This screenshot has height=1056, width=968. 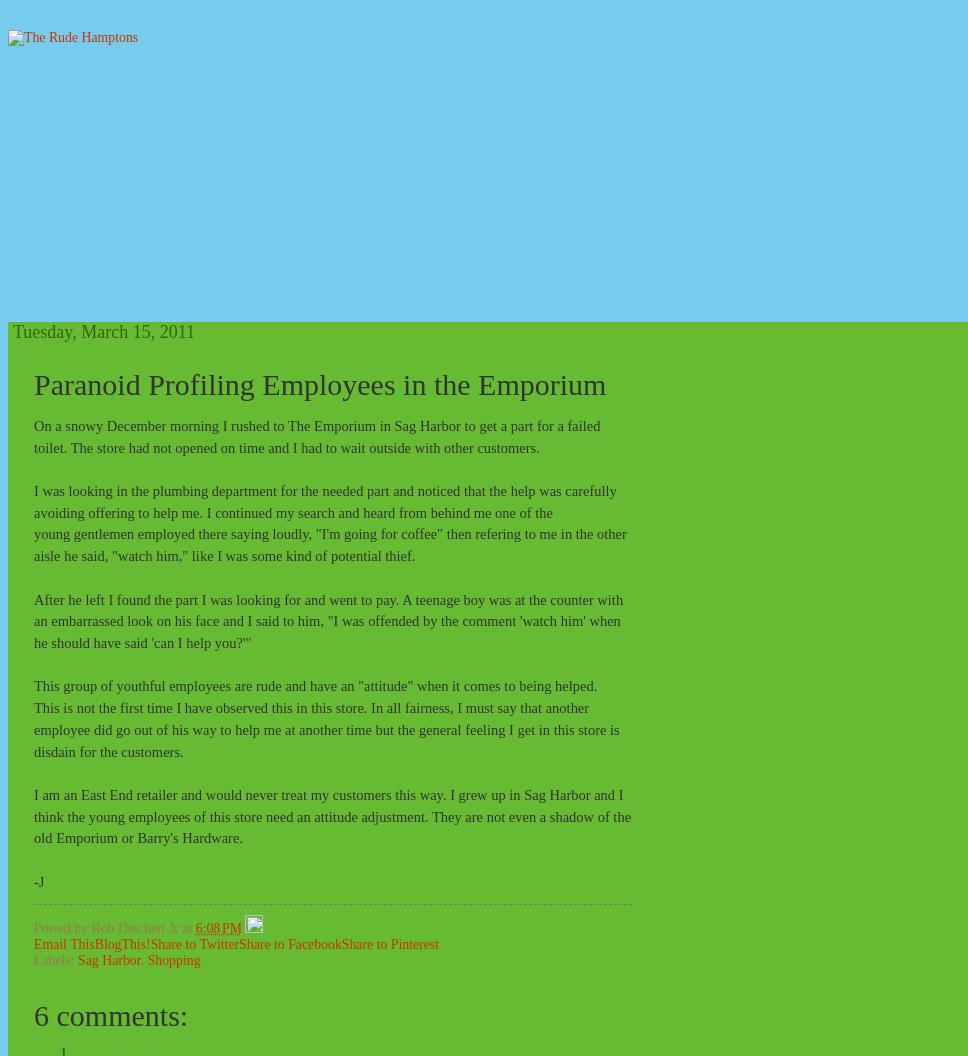 What do you see at coordinates (146, 959) in the screenshot?
I see `'Shopping'` at bounding box center [146, 959].